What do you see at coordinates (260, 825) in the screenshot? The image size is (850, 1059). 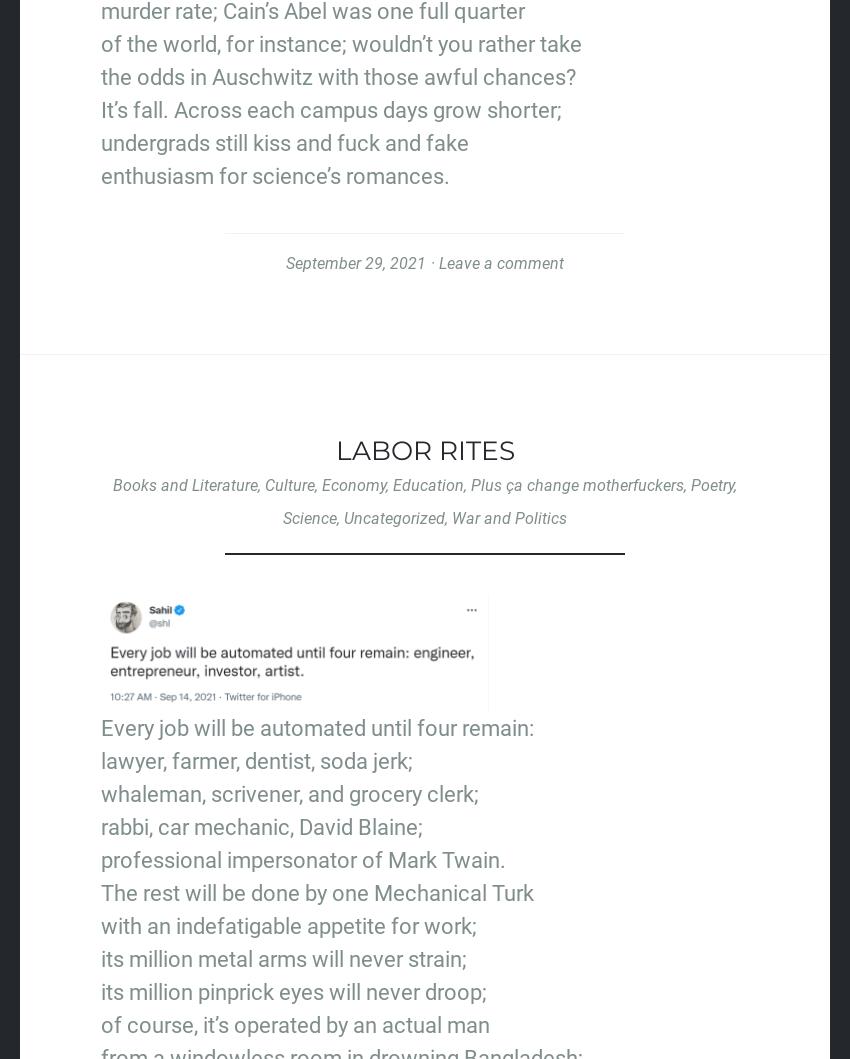 I see `'rabbi, car mechanic, David Blaine;'` at bounding box center [260, 825].